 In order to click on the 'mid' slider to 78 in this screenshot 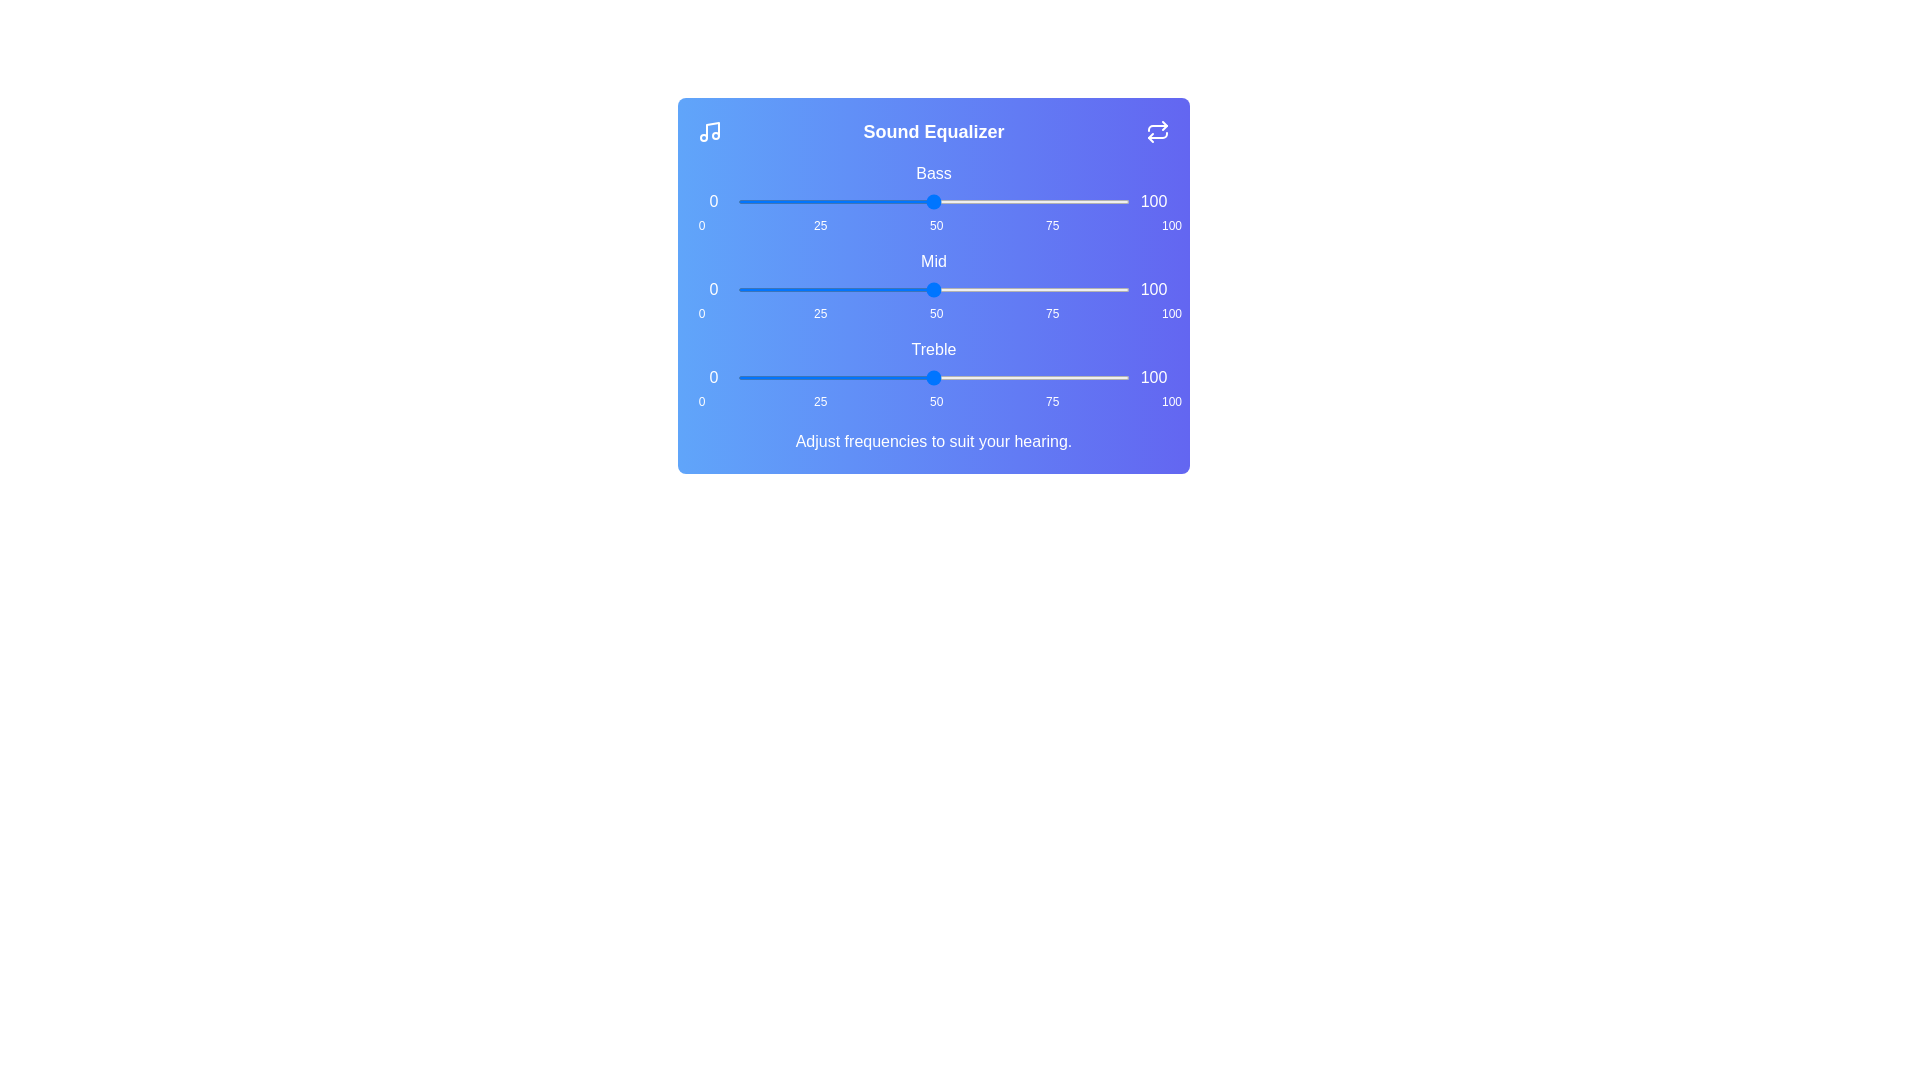, I will do `click(1042, 289)`.